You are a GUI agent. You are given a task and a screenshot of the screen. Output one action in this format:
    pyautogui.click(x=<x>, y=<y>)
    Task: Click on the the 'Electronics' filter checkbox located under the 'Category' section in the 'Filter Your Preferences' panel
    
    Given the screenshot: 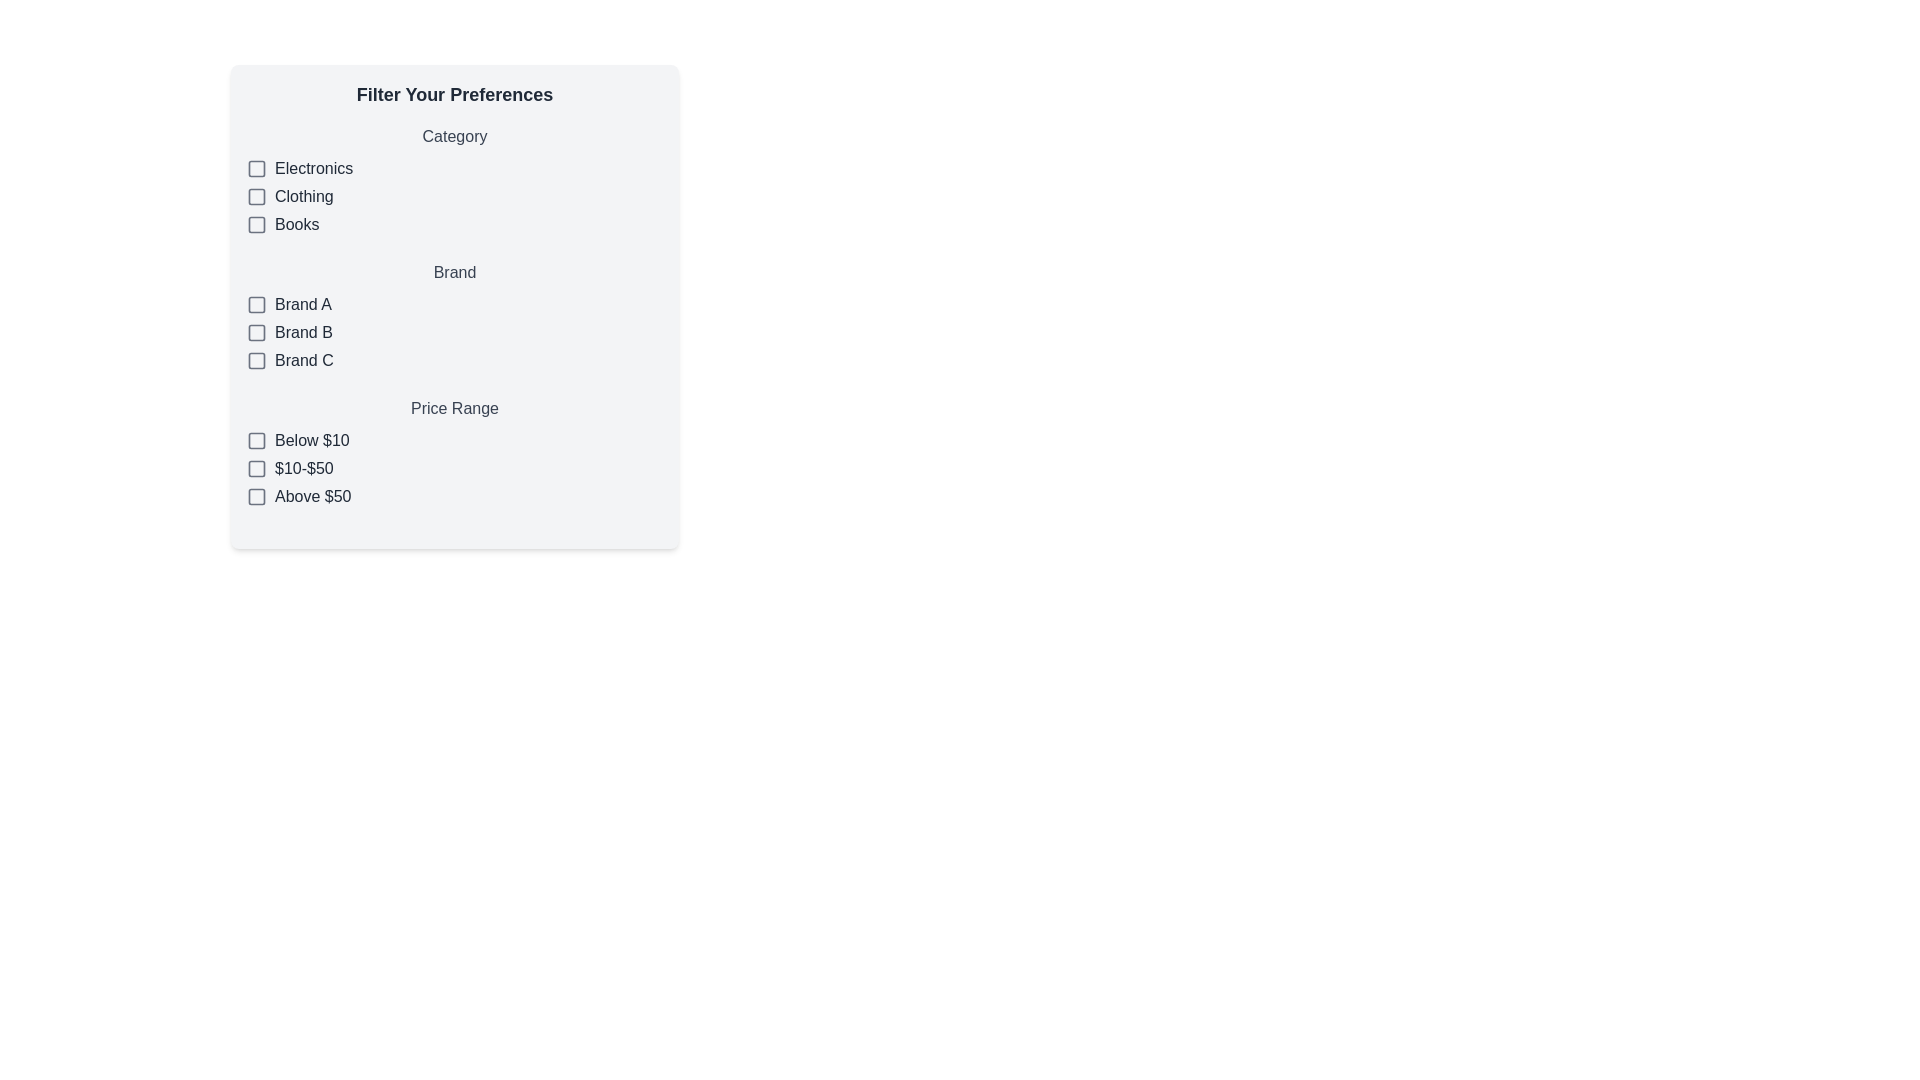 What is the action you would take?
    pyautogui.click(x=256, y=168)
    